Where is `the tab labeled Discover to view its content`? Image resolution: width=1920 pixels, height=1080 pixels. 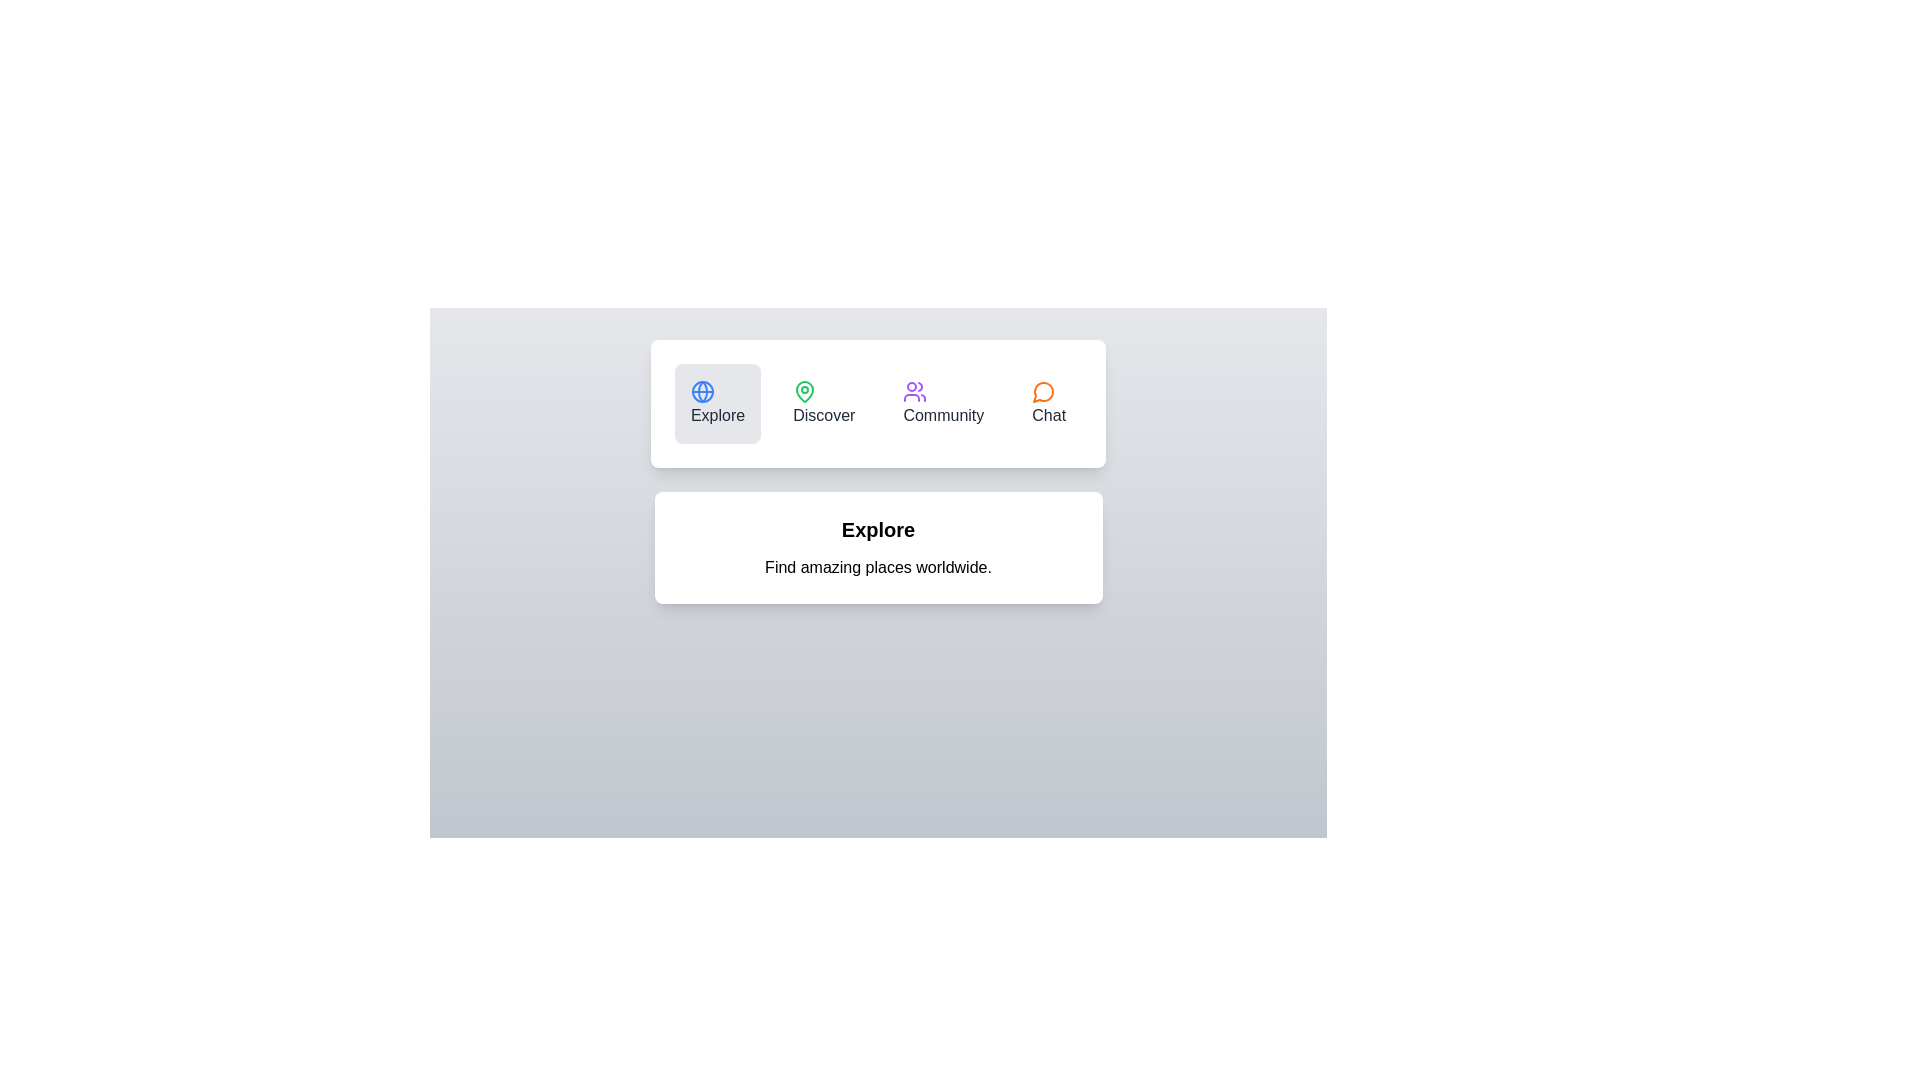
the tab labeled Discover to view its content is located at coordinates (824, 404).